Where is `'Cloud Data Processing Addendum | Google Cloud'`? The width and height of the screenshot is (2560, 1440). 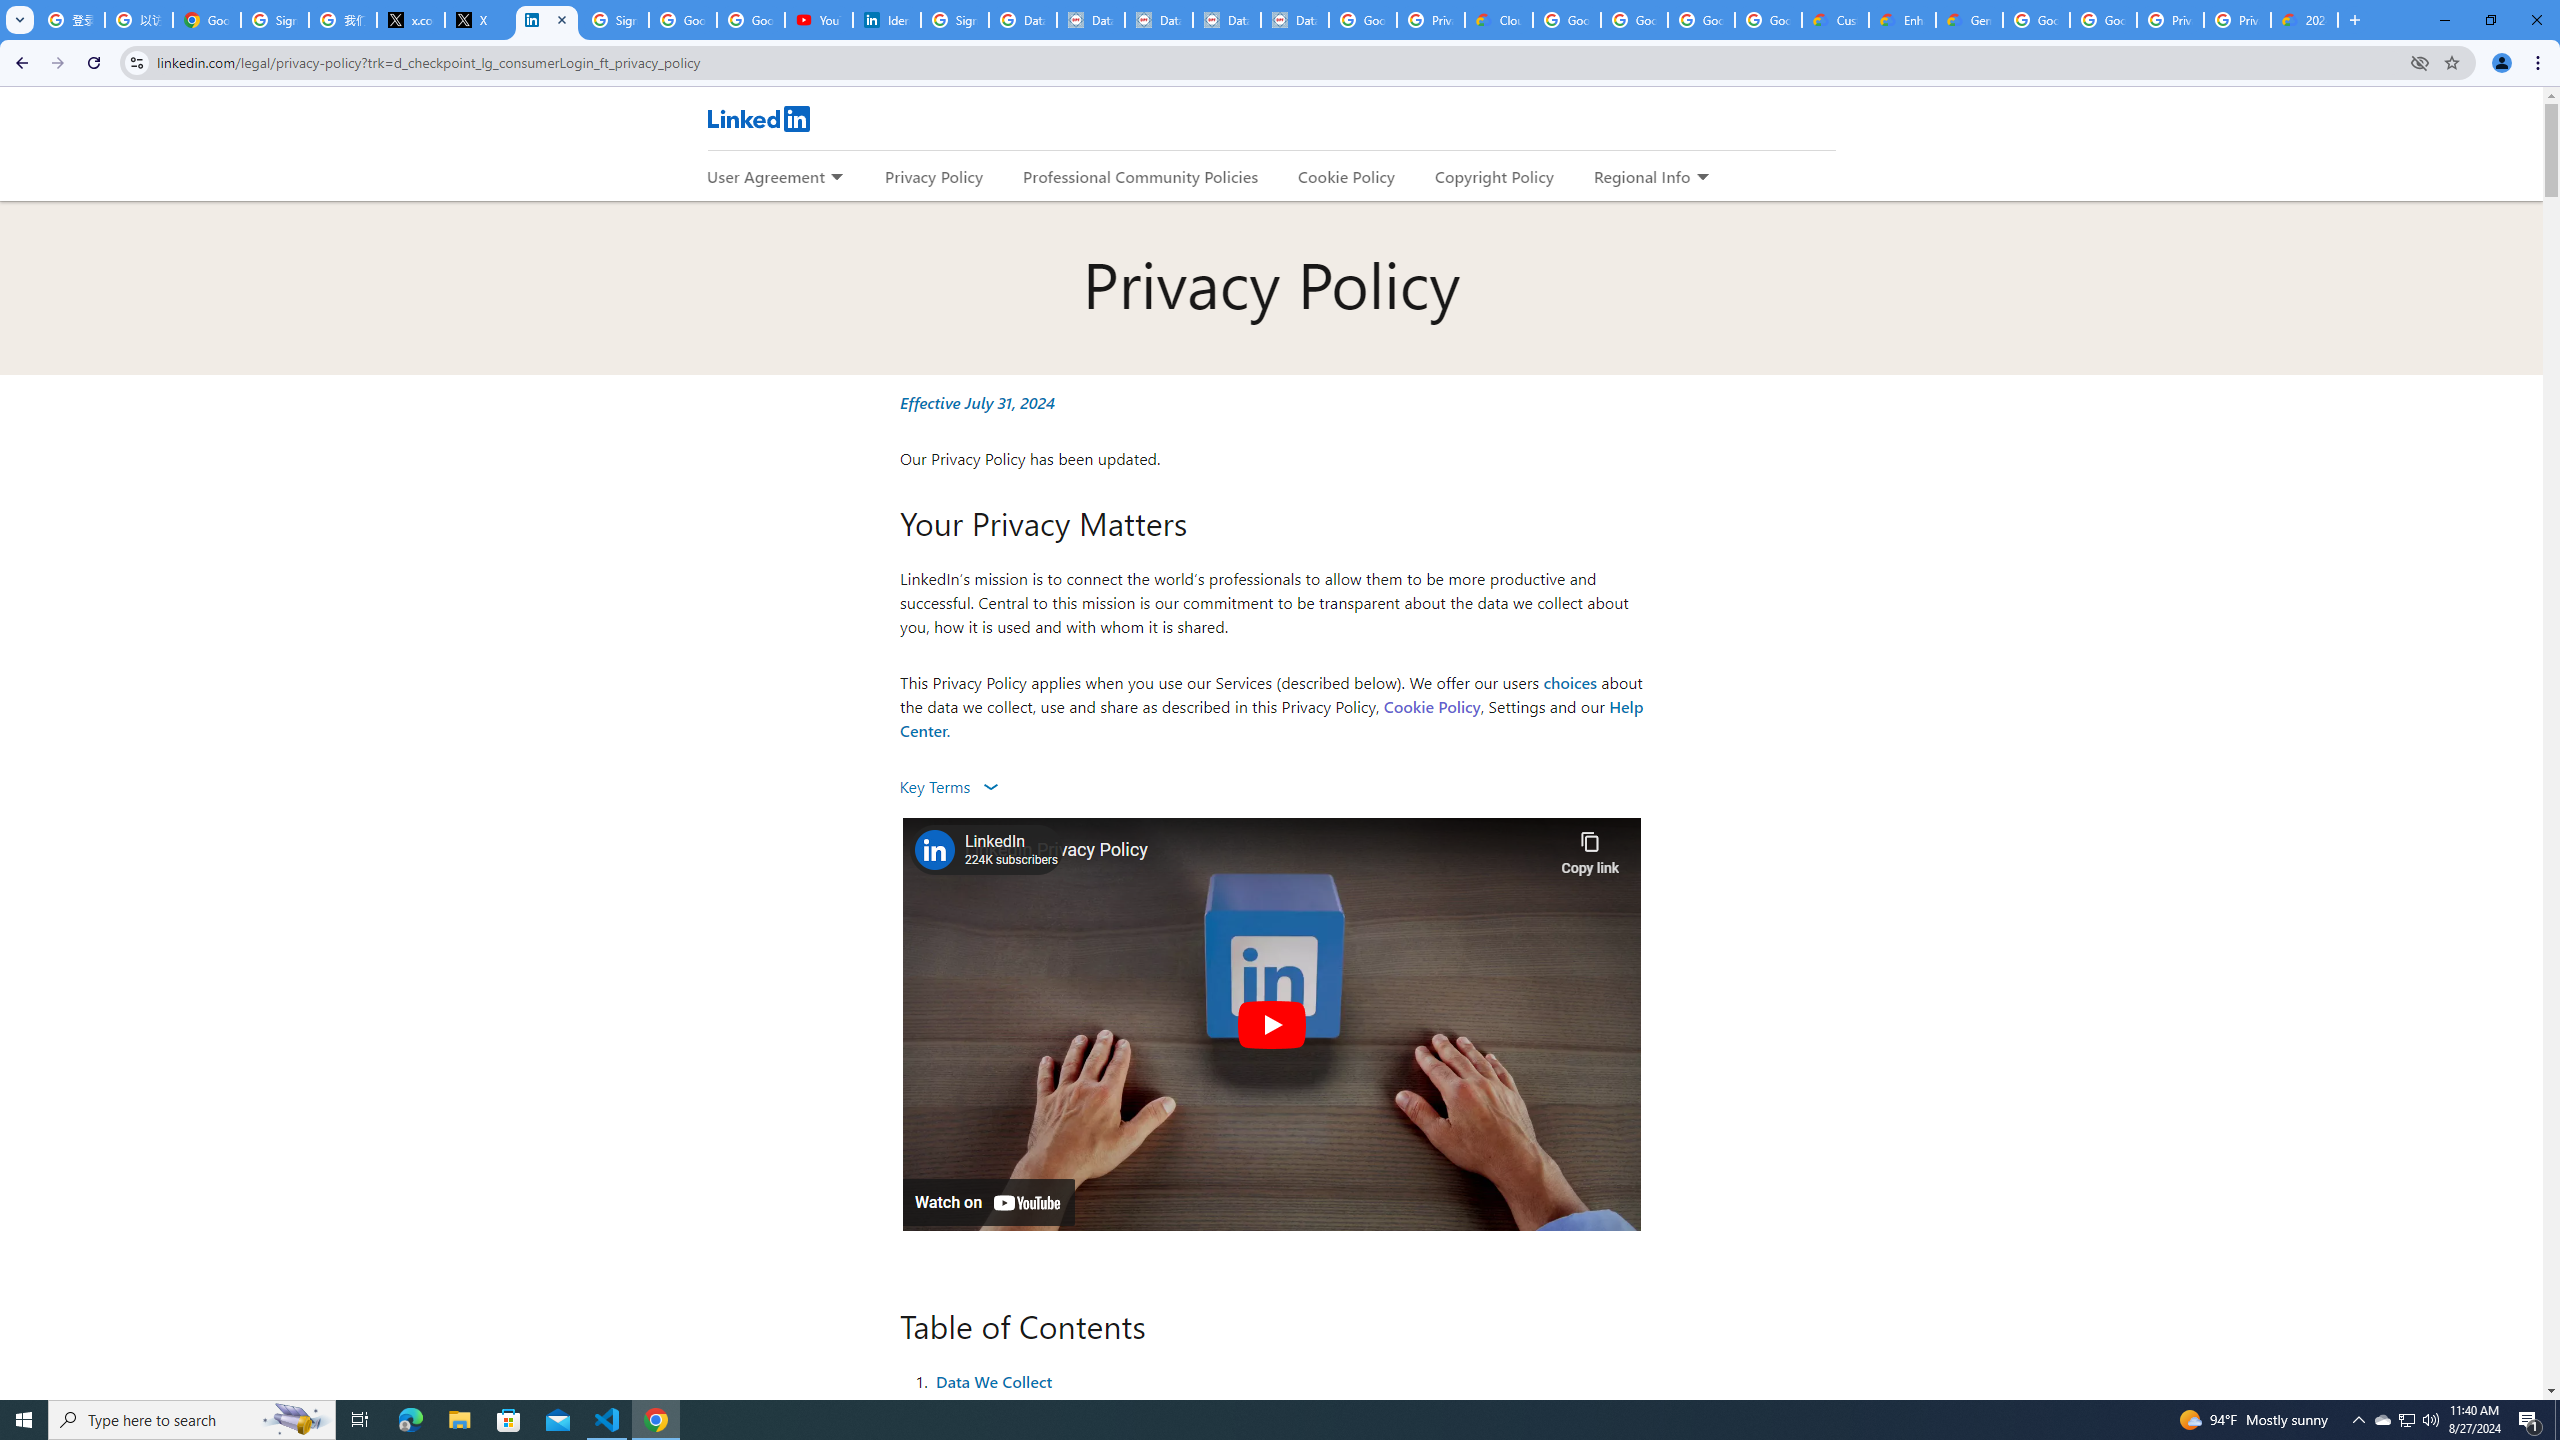
'Cloud Data Processing Addendum | Google Cloud' is located at coordinates (1497, 19).